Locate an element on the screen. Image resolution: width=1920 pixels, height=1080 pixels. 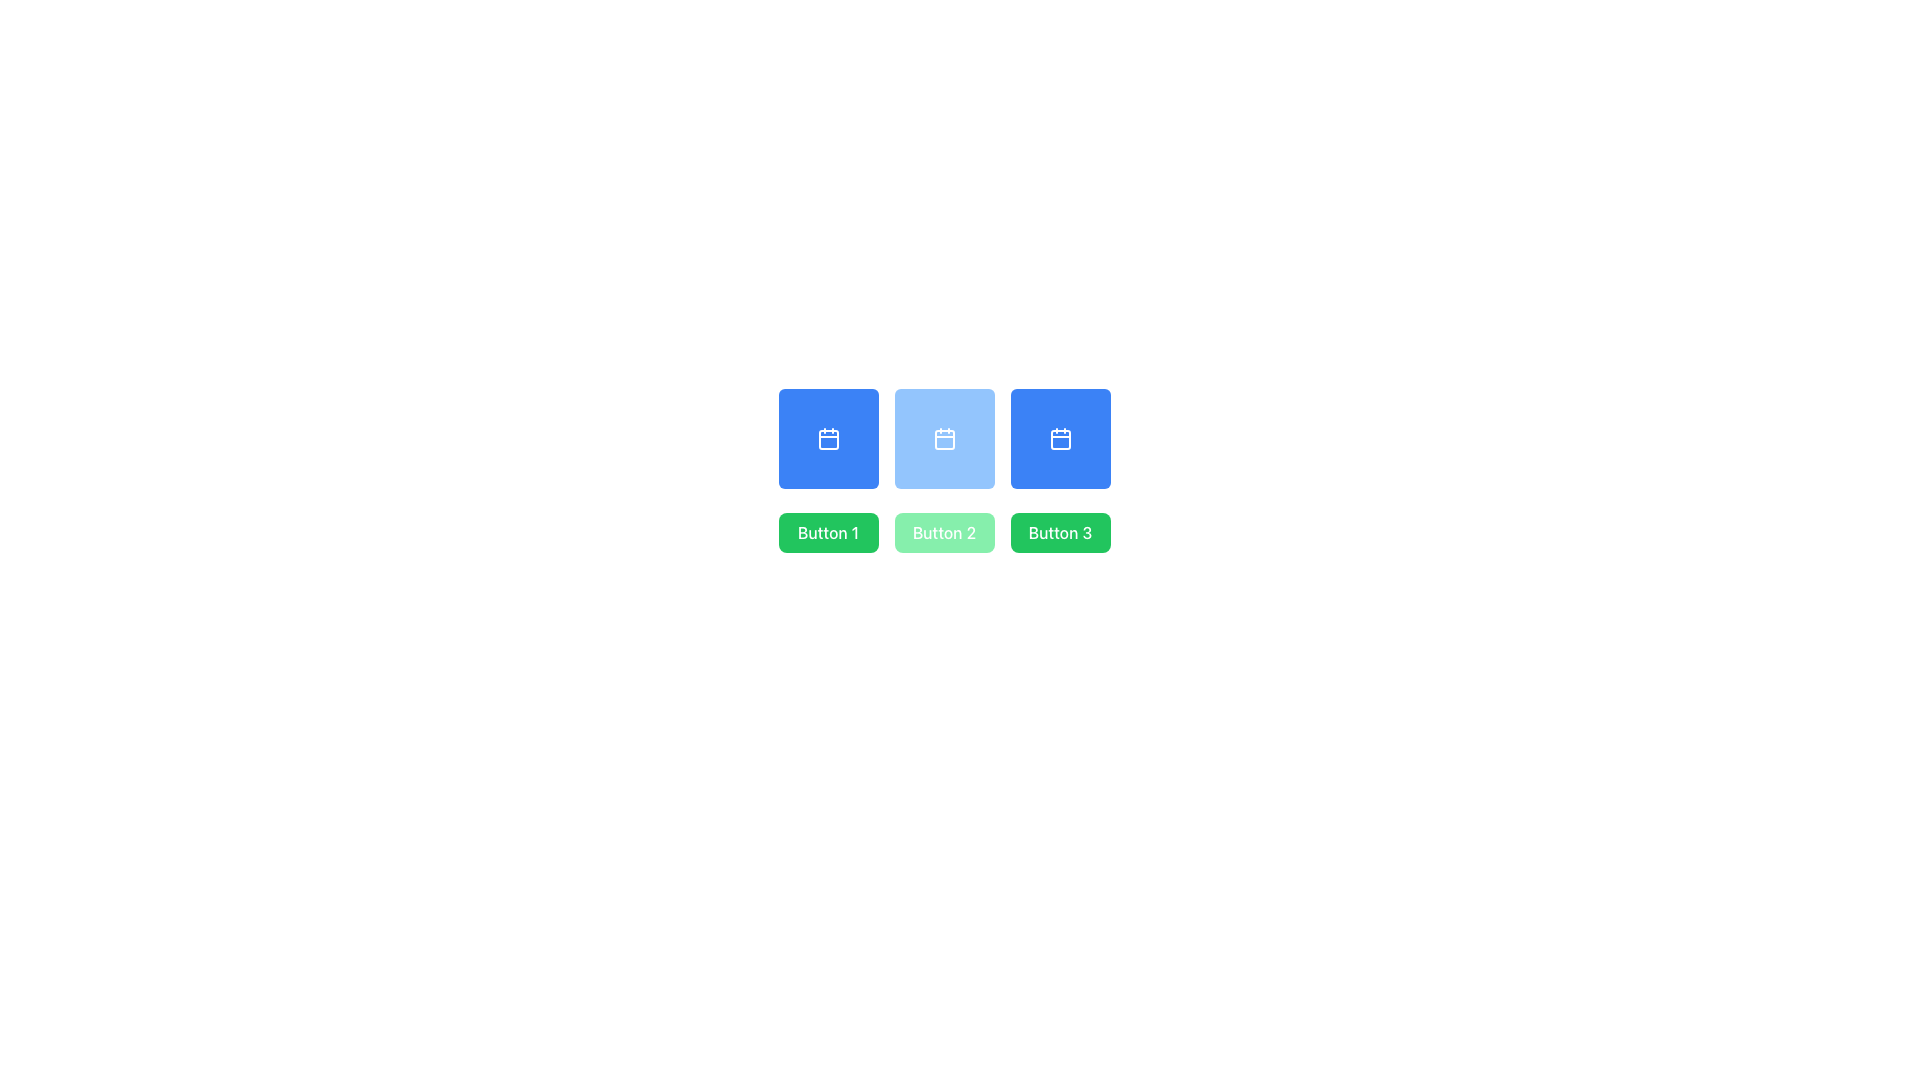
the white-stroked rounded rectangle located centrally within the blue calendar icon, which is positioned above the green button labeled 'Button 3' is located at coordinates (1059, 438).